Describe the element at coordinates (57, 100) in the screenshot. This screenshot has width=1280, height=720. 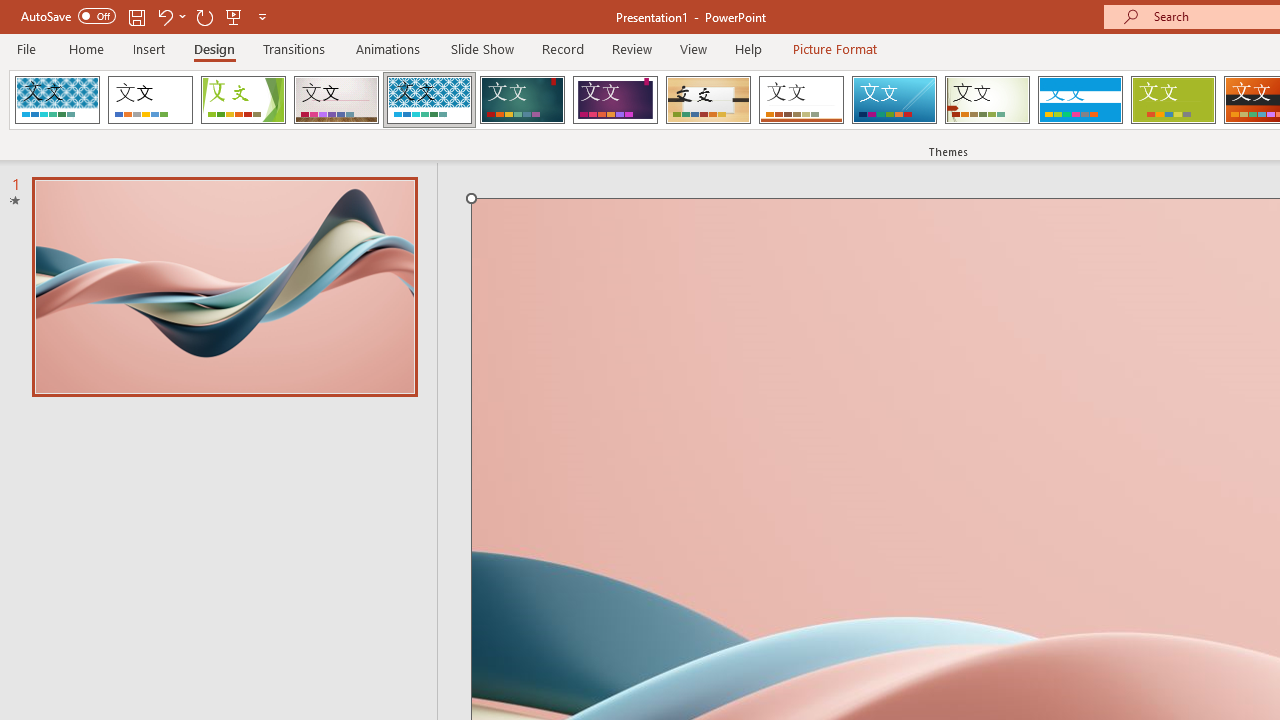
I see `'AfterglowVTI'` at that location.